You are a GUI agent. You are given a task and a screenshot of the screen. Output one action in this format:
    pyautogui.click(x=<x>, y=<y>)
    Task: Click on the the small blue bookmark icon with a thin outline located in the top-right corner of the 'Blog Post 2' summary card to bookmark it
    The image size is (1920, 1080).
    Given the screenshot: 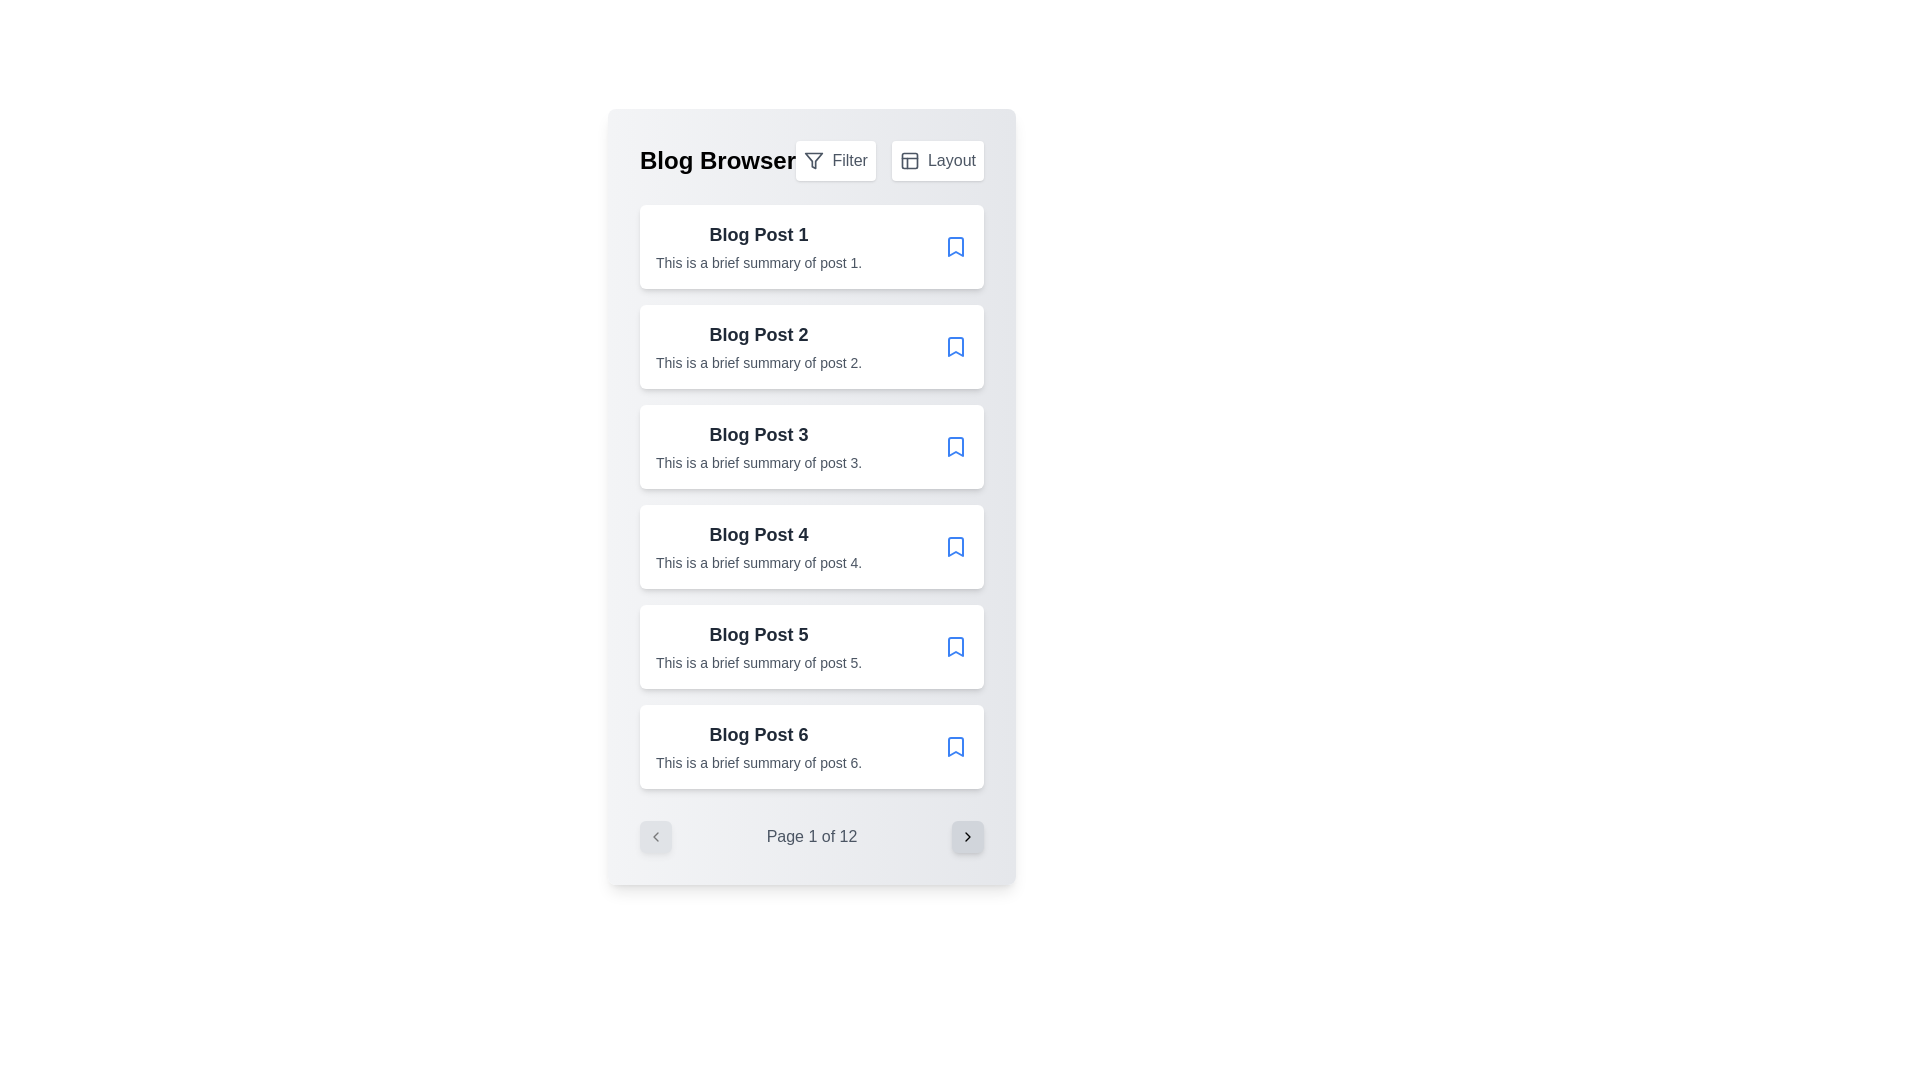 What is the action you would take?
    pyautogui.click(x=954, y=346)
    